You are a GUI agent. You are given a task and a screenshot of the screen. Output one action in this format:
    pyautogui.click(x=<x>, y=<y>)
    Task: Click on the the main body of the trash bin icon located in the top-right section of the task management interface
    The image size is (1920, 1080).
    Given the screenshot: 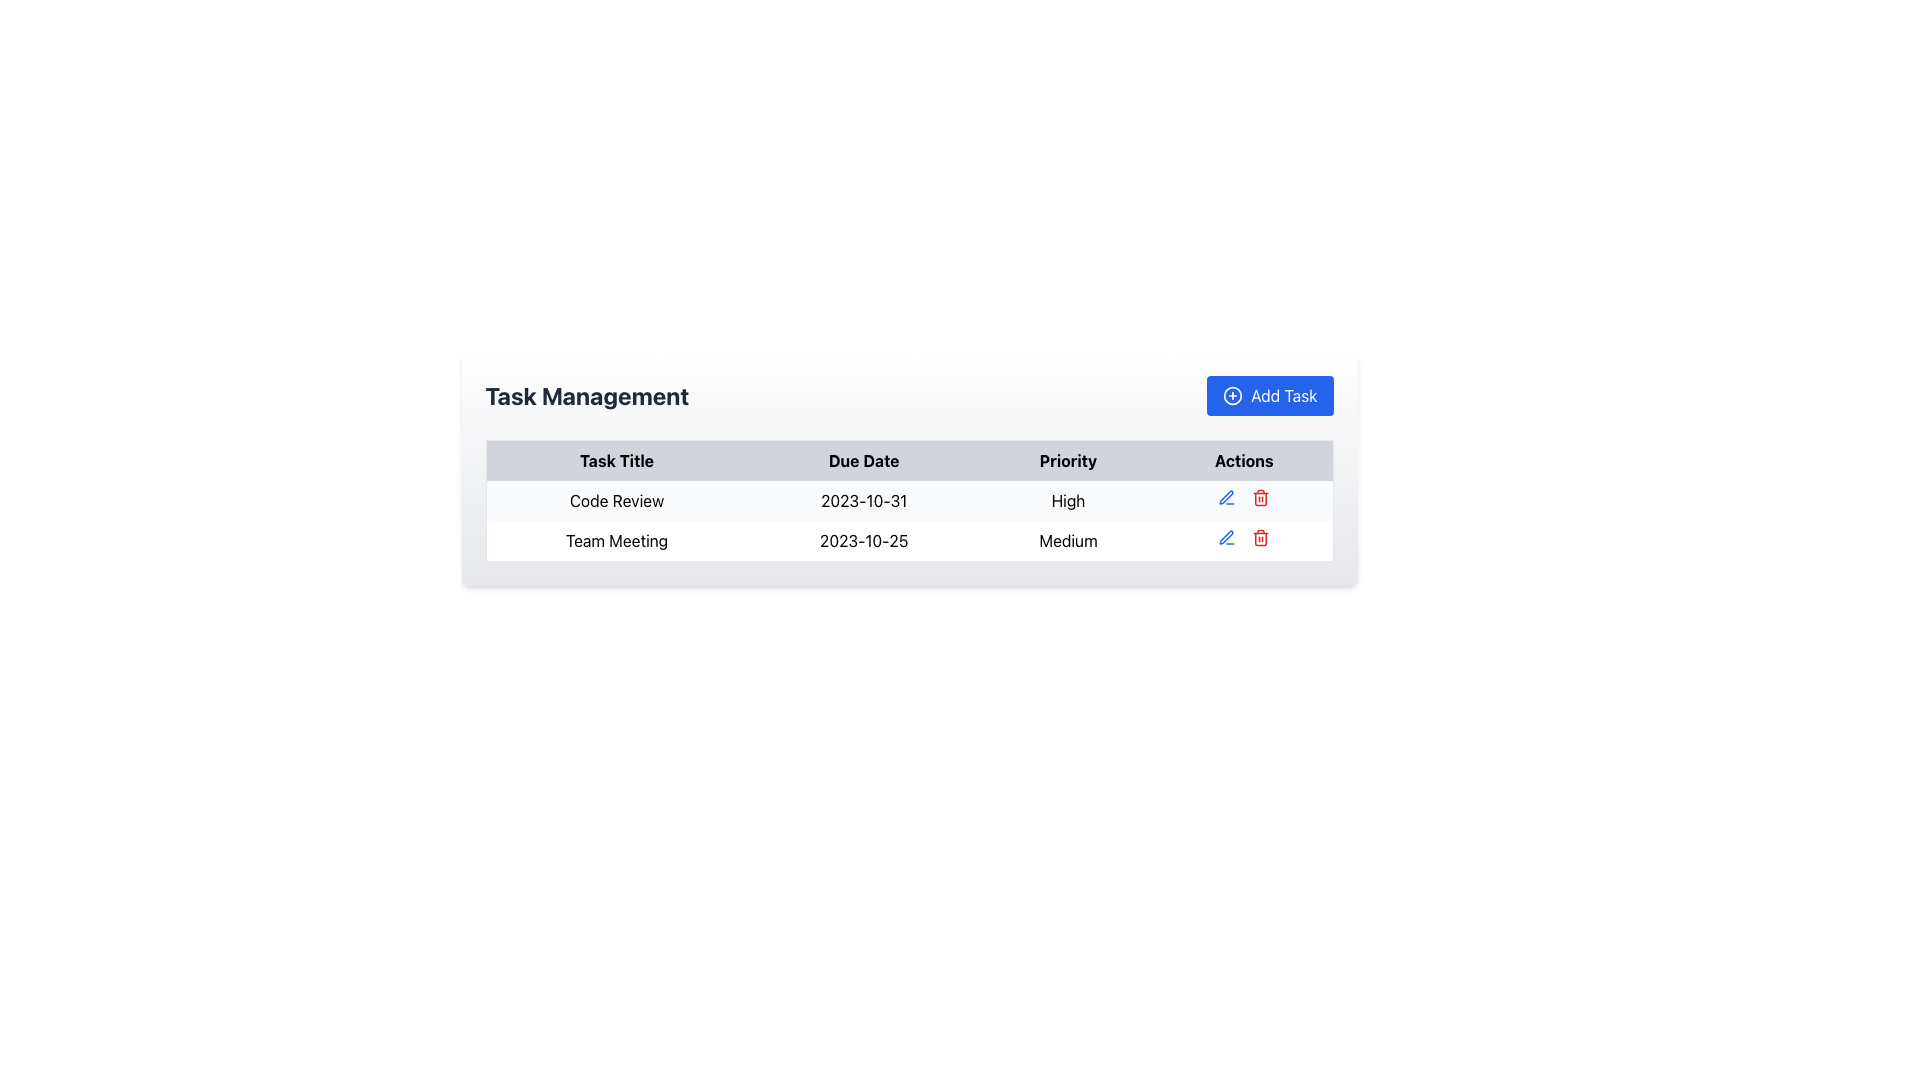 What is the action you would take?
    pyautogui.click(x=1260, y=498)
    